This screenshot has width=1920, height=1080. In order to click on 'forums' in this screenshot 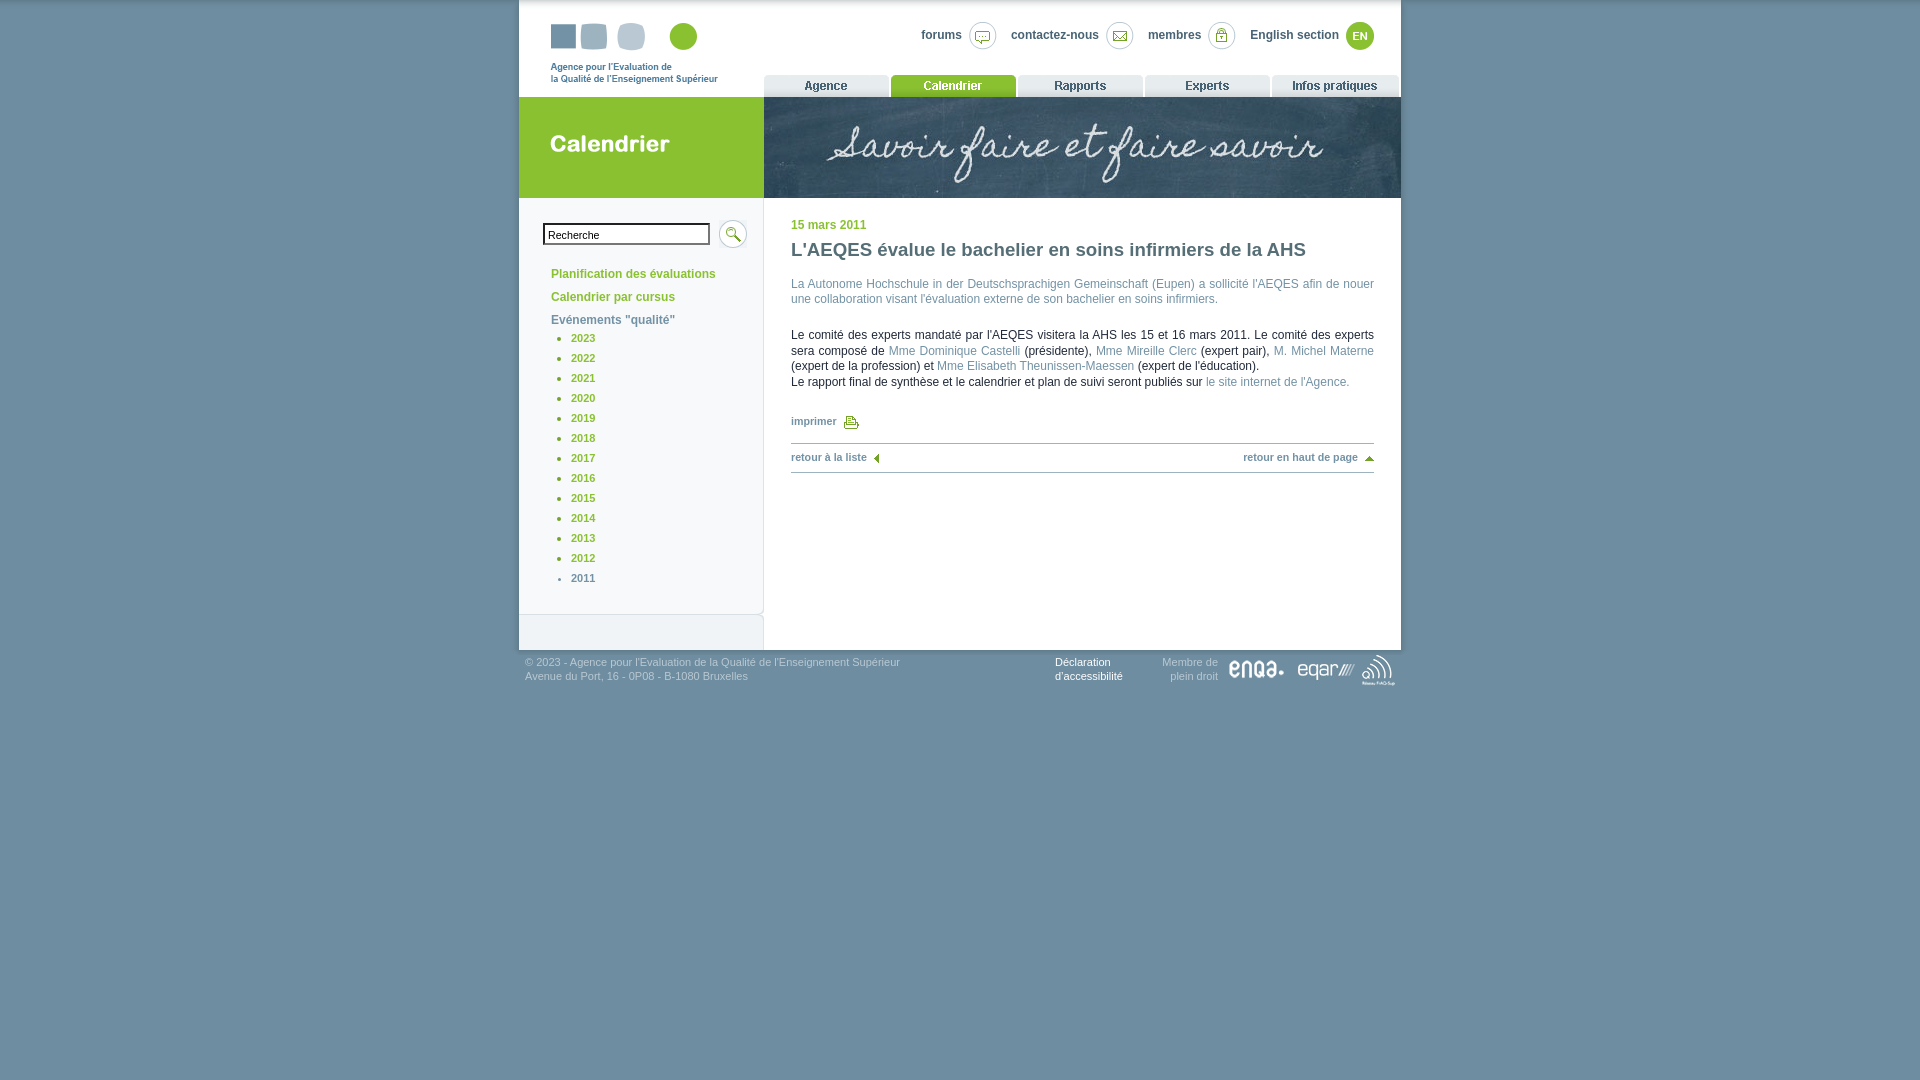, I will do `click(940, 34)`.